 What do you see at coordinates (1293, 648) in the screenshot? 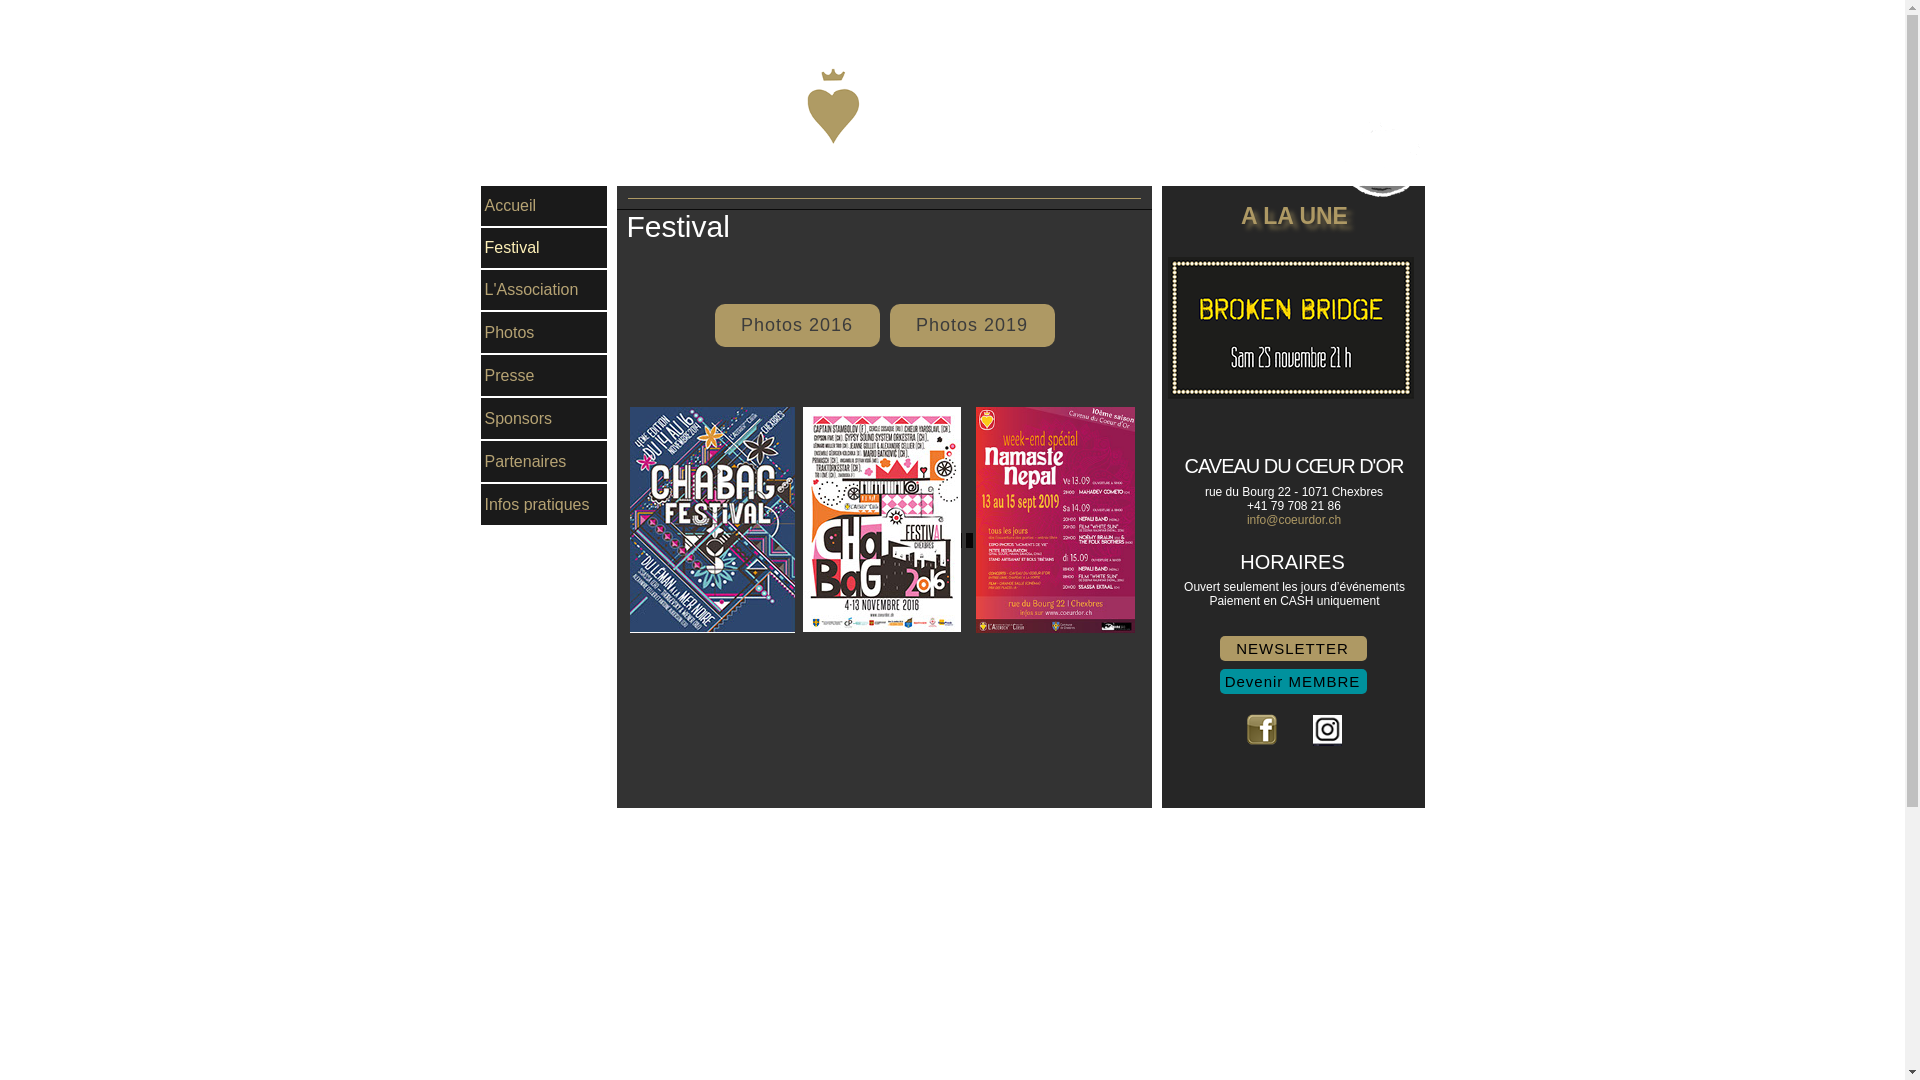
I see `'NEWSLETTER'` at bounding box center [1293, 648].